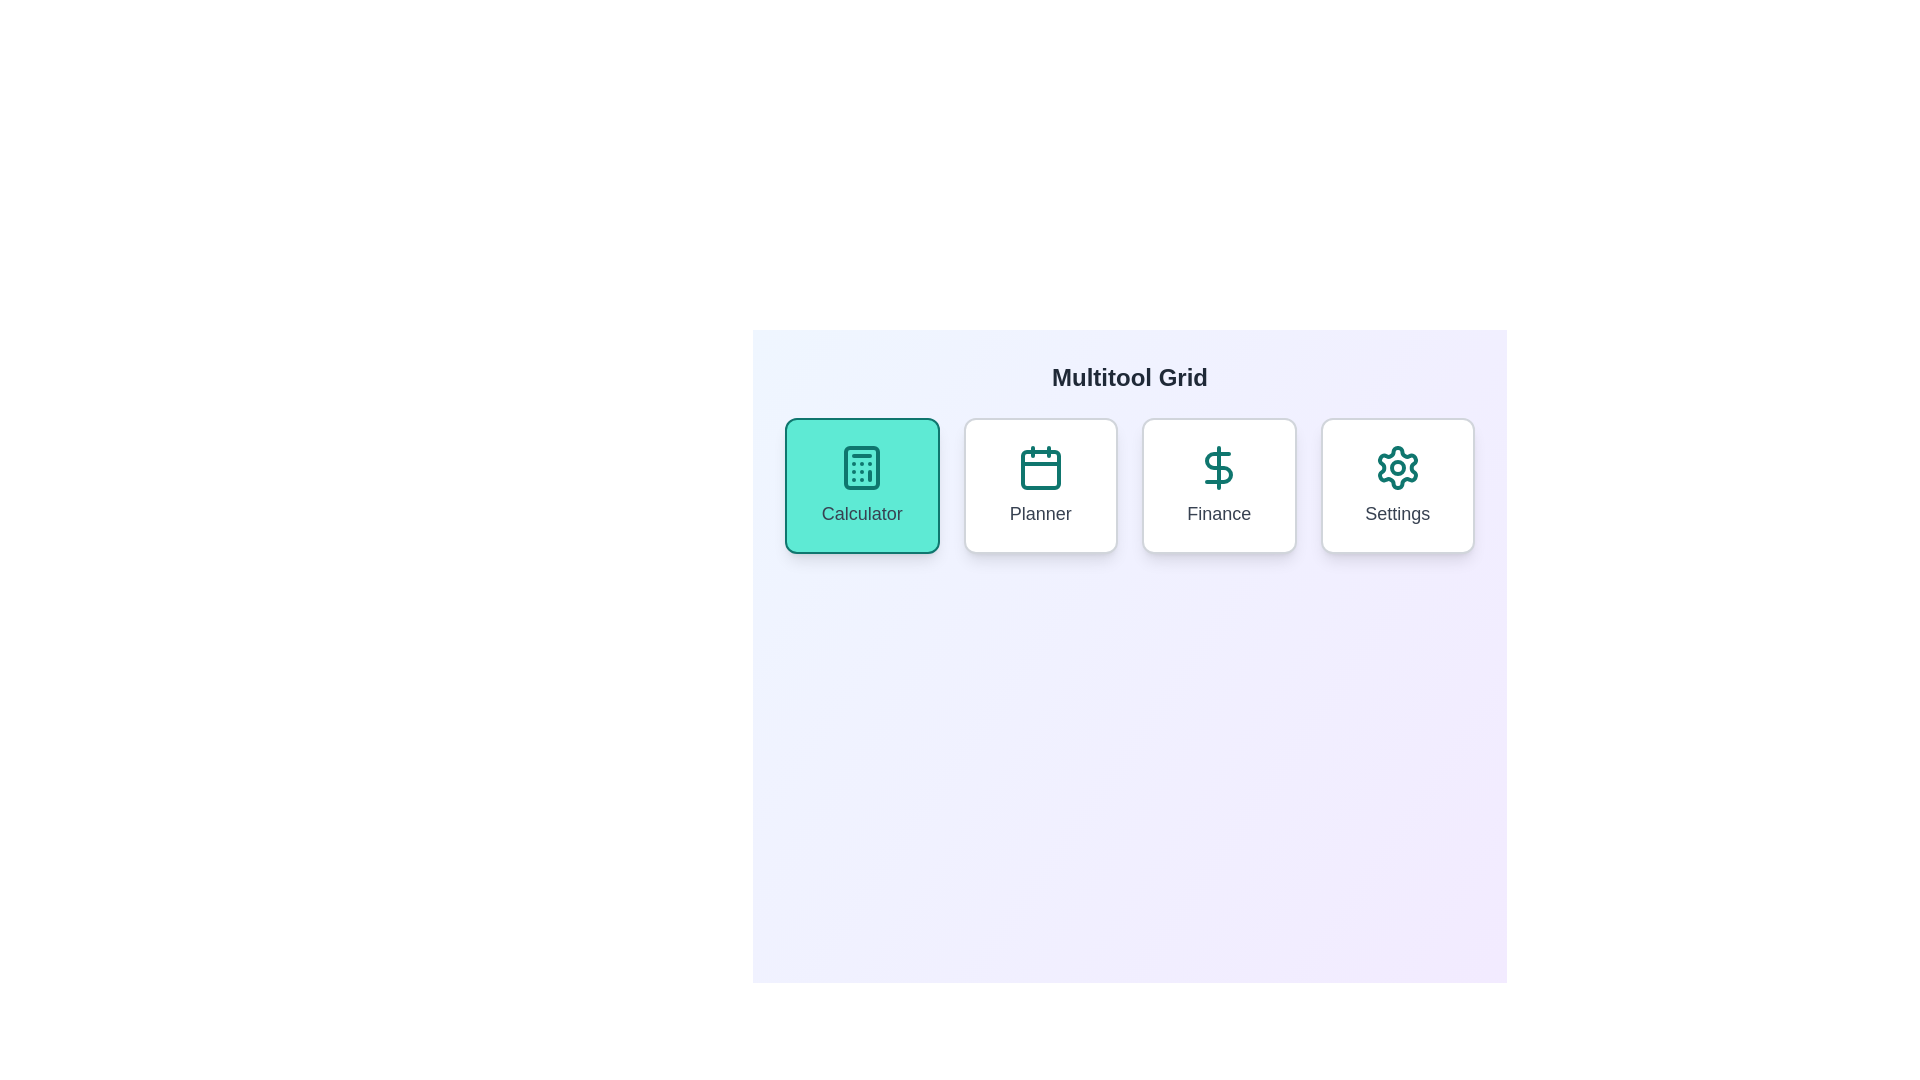 The height and width of the screenshot is (1080, 1920). What do you see at coordinates (1396, 467) in the screenshot?
I see `the gear icon associated with the settings options, which is teal in color and located above the text 'Settings'` at bounding box center [1396, 467].